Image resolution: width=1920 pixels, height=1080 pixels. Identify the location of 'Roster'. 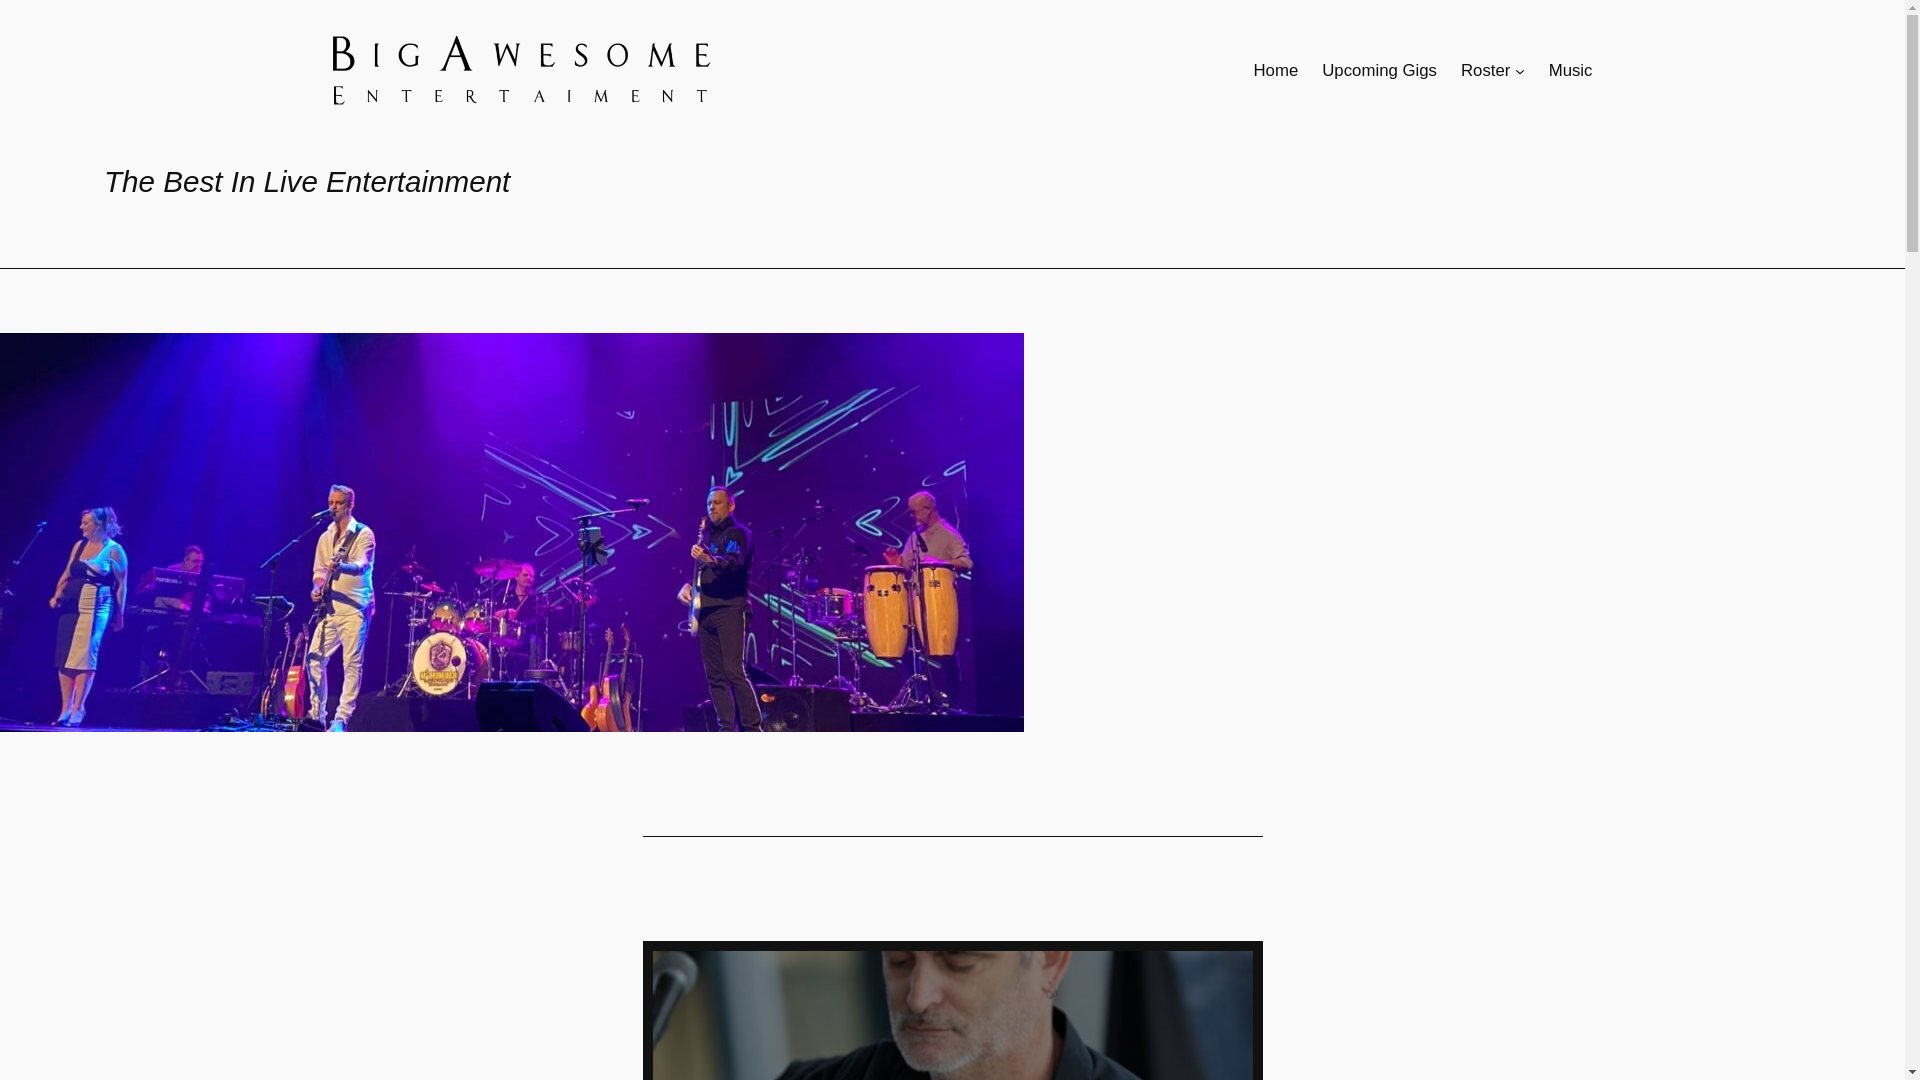
(1485, 69).